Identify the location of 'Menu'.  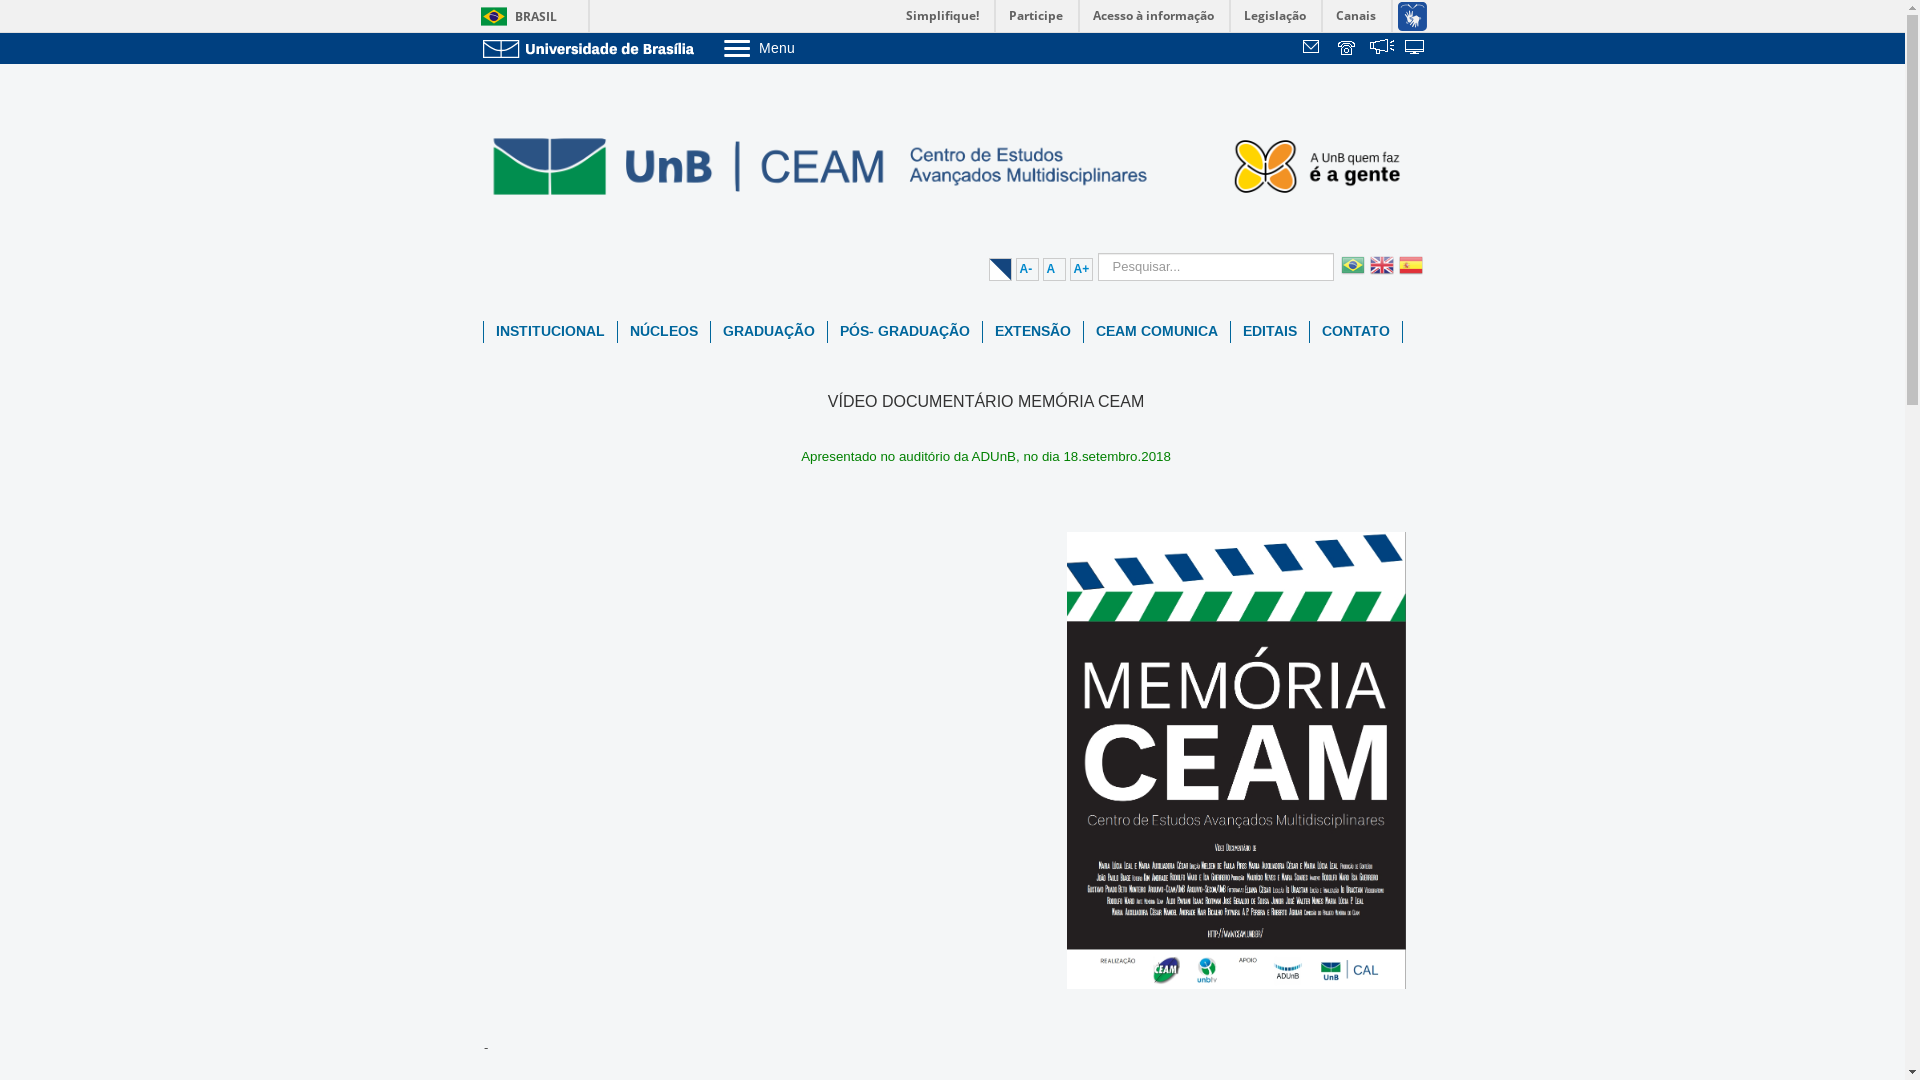
(809, 46).